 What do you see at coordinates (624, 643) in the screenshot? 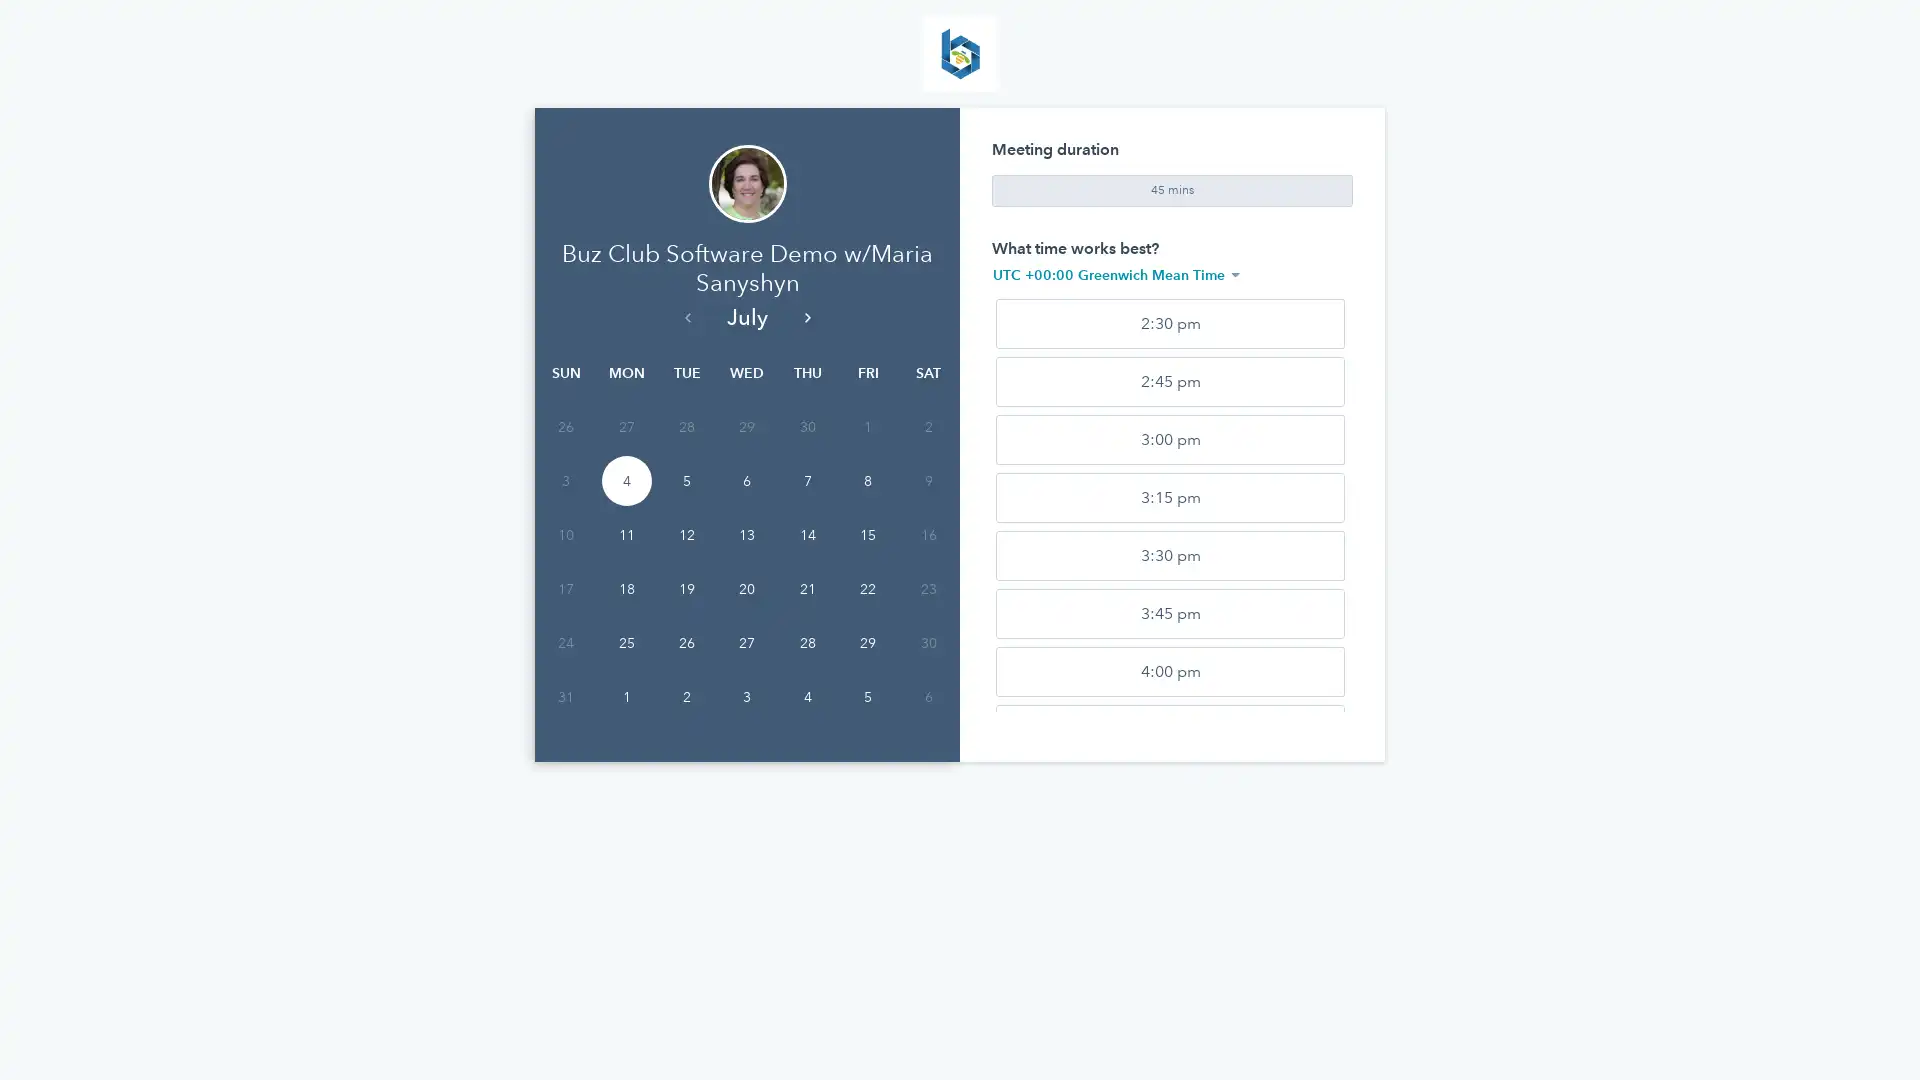
I see `July 25th` at bounding box center [624, 643].